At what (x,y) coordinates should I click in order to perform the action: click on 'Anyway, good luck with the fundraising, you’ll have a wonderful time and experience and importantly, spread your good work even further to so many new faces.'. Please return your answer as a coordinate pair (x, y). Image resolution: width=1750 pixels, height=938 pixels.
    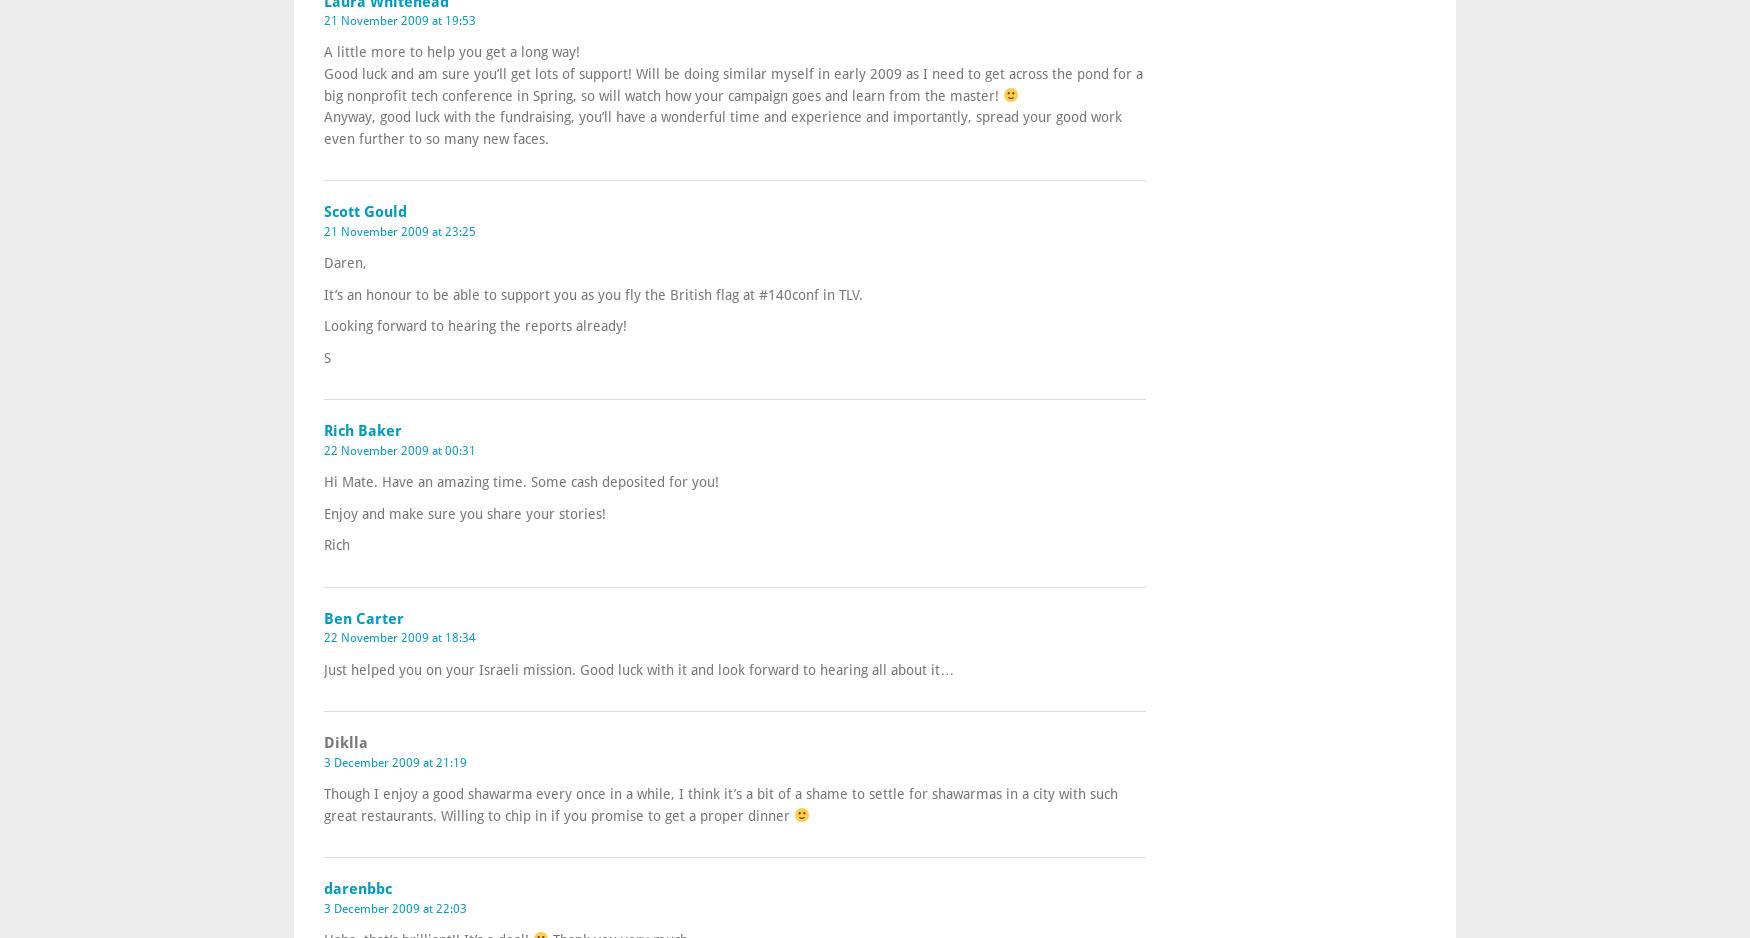
    Looking at the image, I should click on (722, 126).